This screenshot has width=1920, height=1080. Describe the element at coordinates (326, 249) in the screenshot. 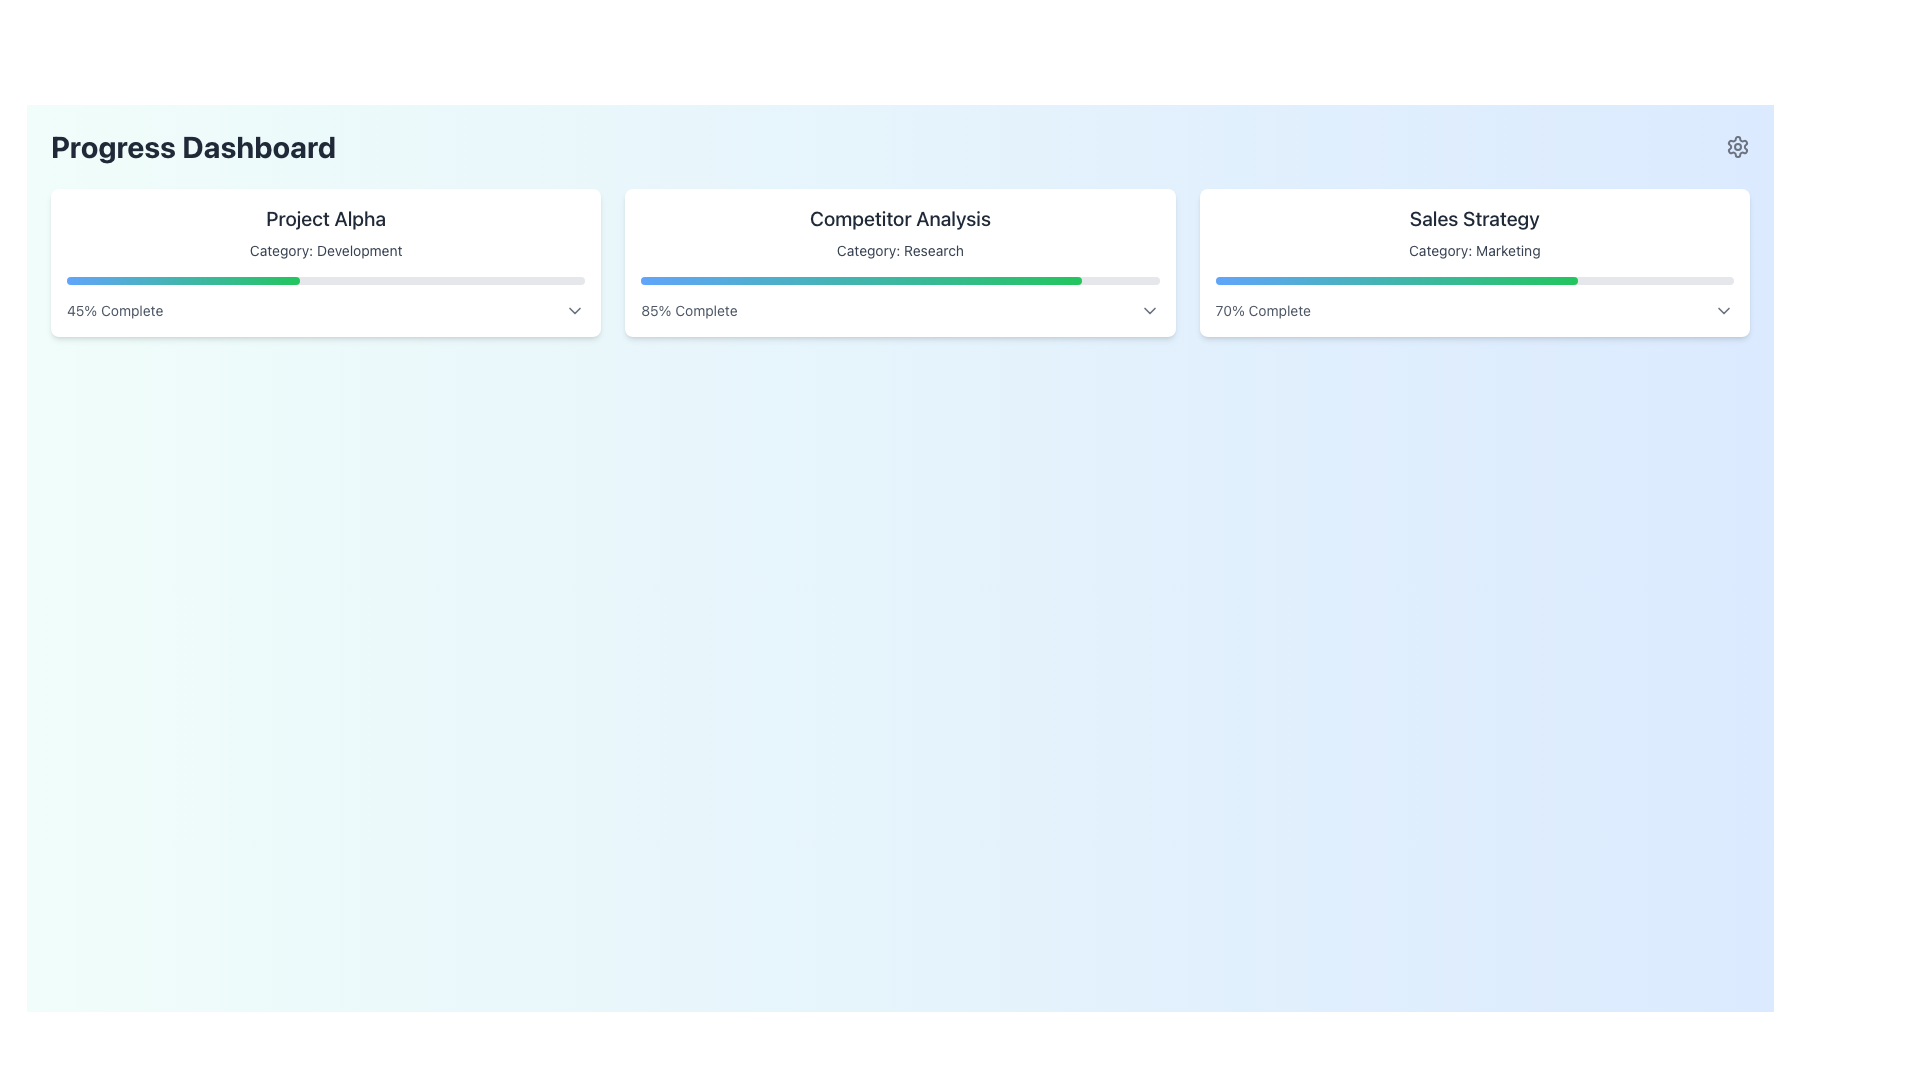

I see `the text label displaying 'Category: Development', which is centered in a white card element beneath the header 'Project Alpha'` at that location.